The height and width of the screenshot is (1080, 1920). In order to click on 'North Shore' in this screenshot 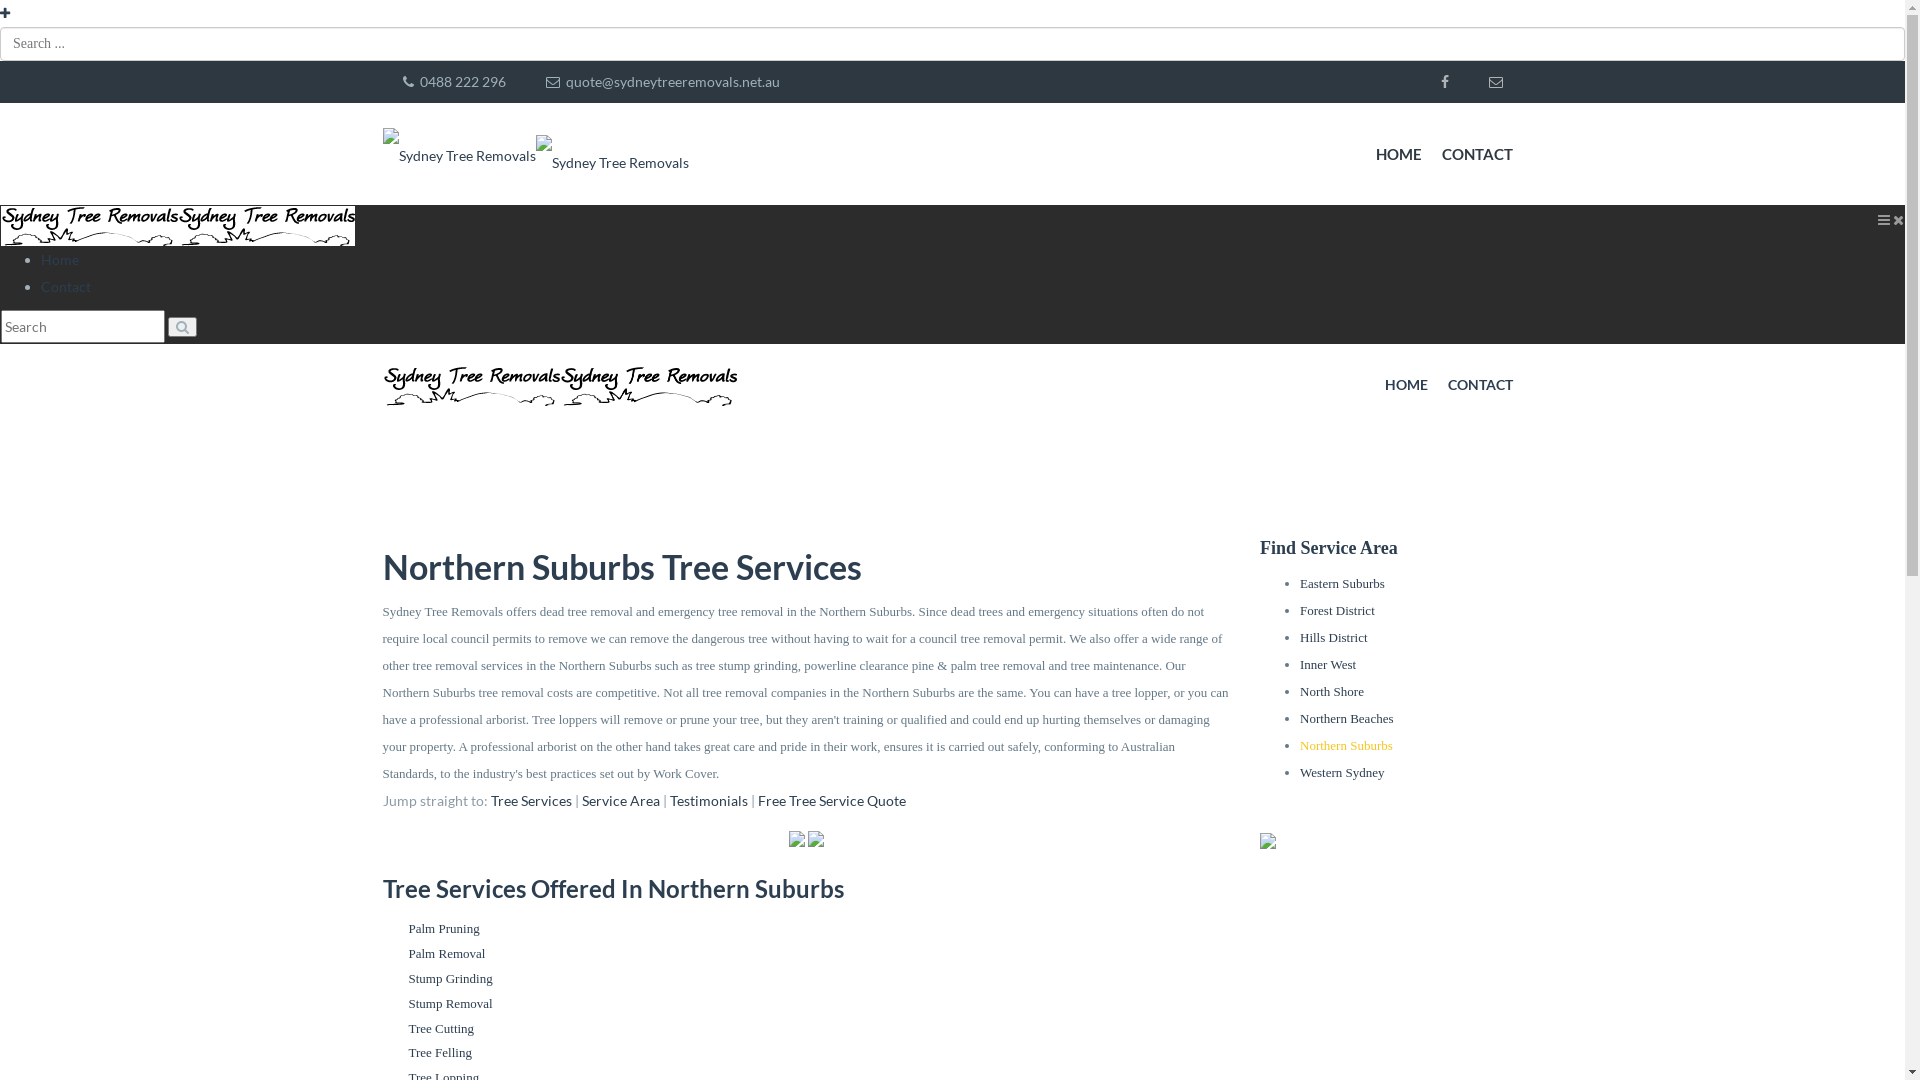, I will do `click(1332, 690)`.